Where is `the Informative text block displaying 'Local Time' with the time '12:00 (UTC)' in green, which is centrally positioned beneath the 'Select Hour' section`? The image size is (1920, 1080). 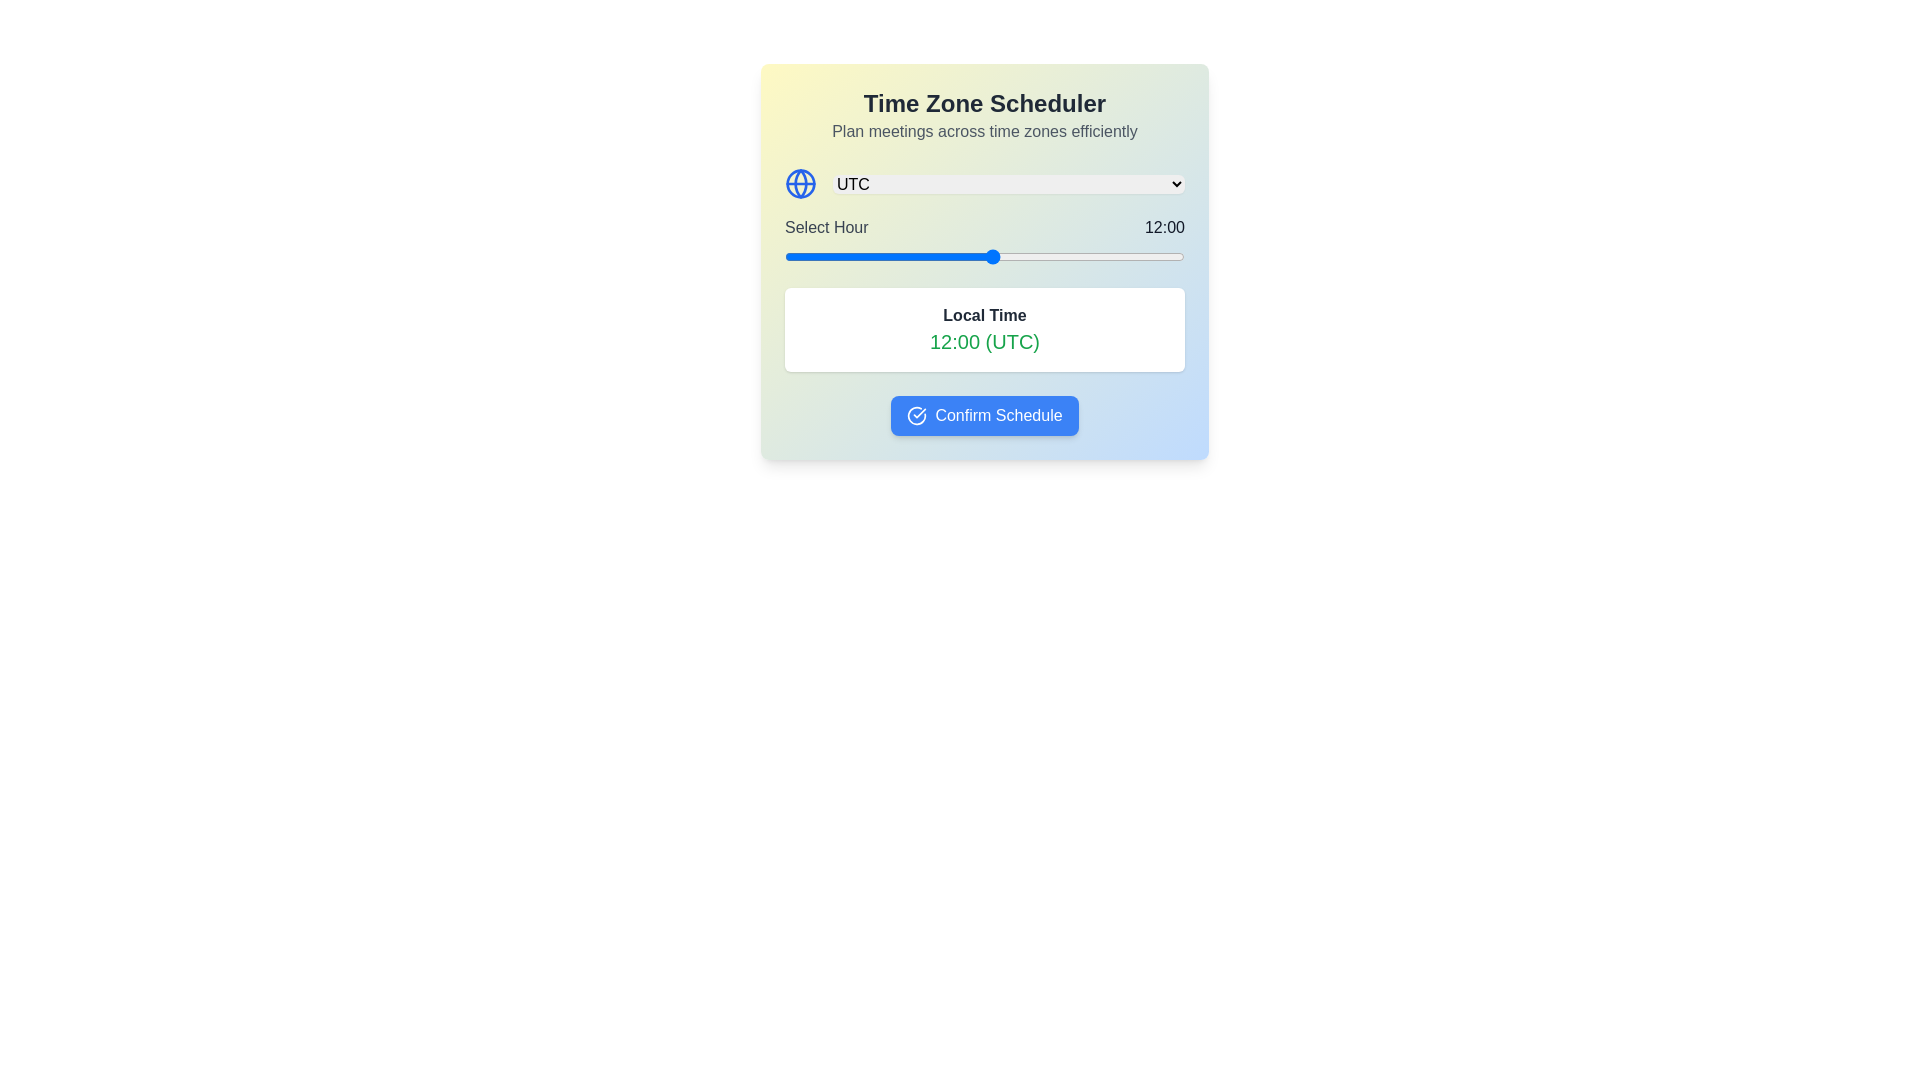
the Informative text block displaying 'Local Time' with the time '12:00 (UTC)' in green, which is centrally positioned beneath the 'Select Hour' section is located at coordinates (984, 329).